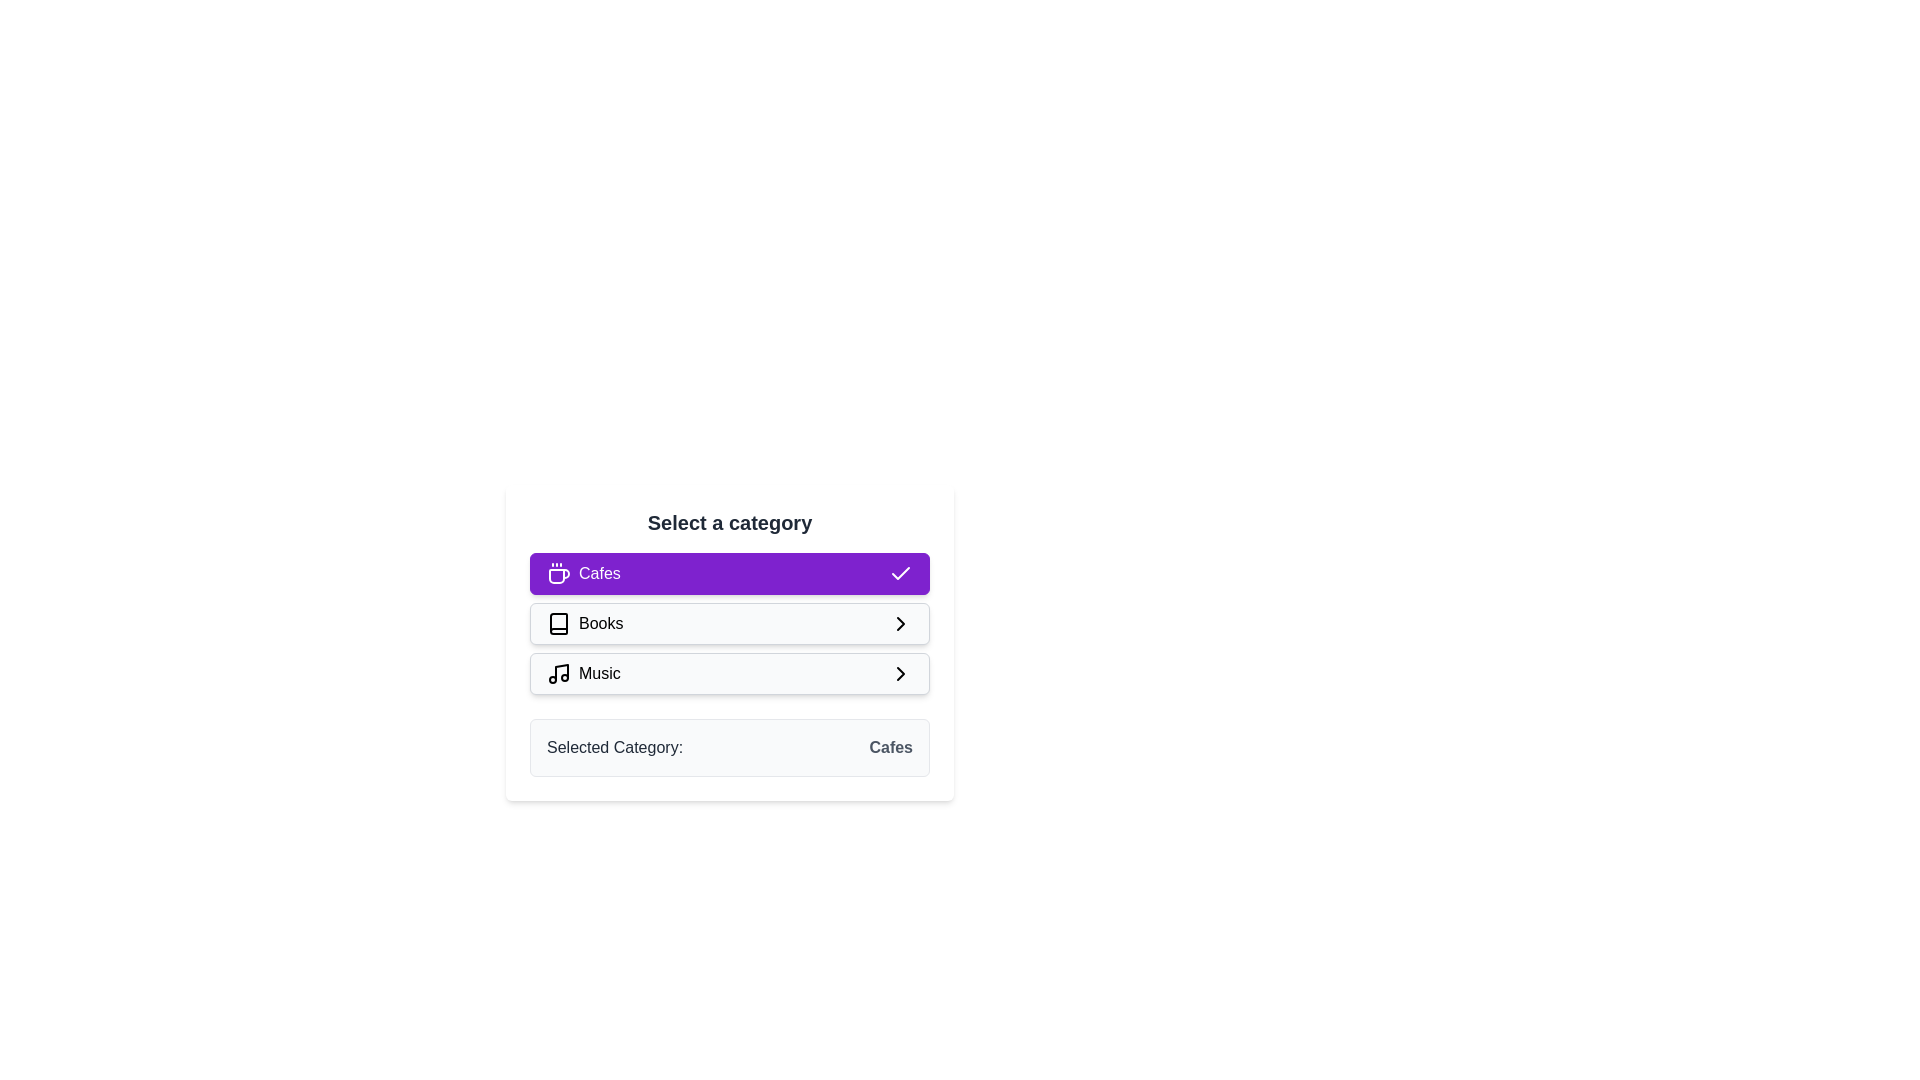  What do you see at coordinates (582, 574) in the screenshot?
I see `the 'Cafes' label` at bounding box center [582, 574].